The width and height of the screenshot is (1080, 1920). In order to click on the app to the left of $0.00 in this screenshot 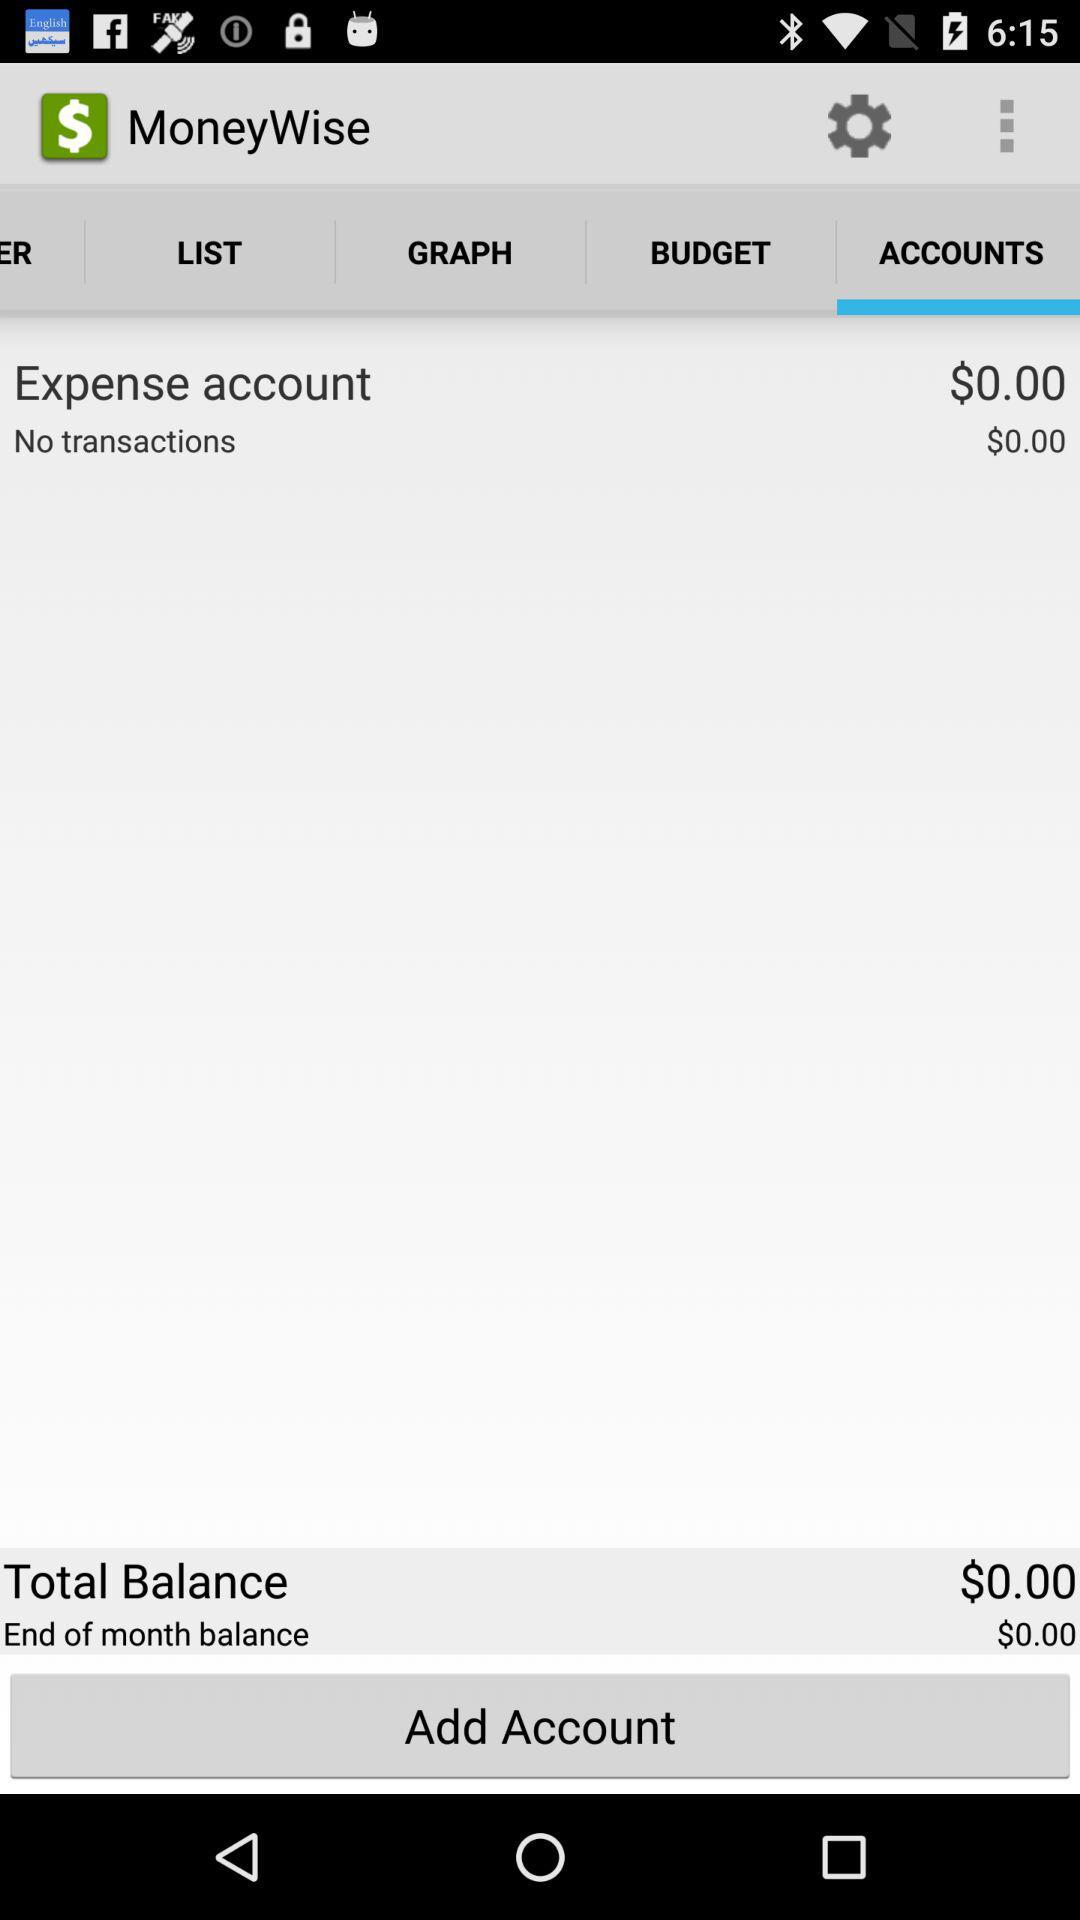, I will do `click(660, 385)`.